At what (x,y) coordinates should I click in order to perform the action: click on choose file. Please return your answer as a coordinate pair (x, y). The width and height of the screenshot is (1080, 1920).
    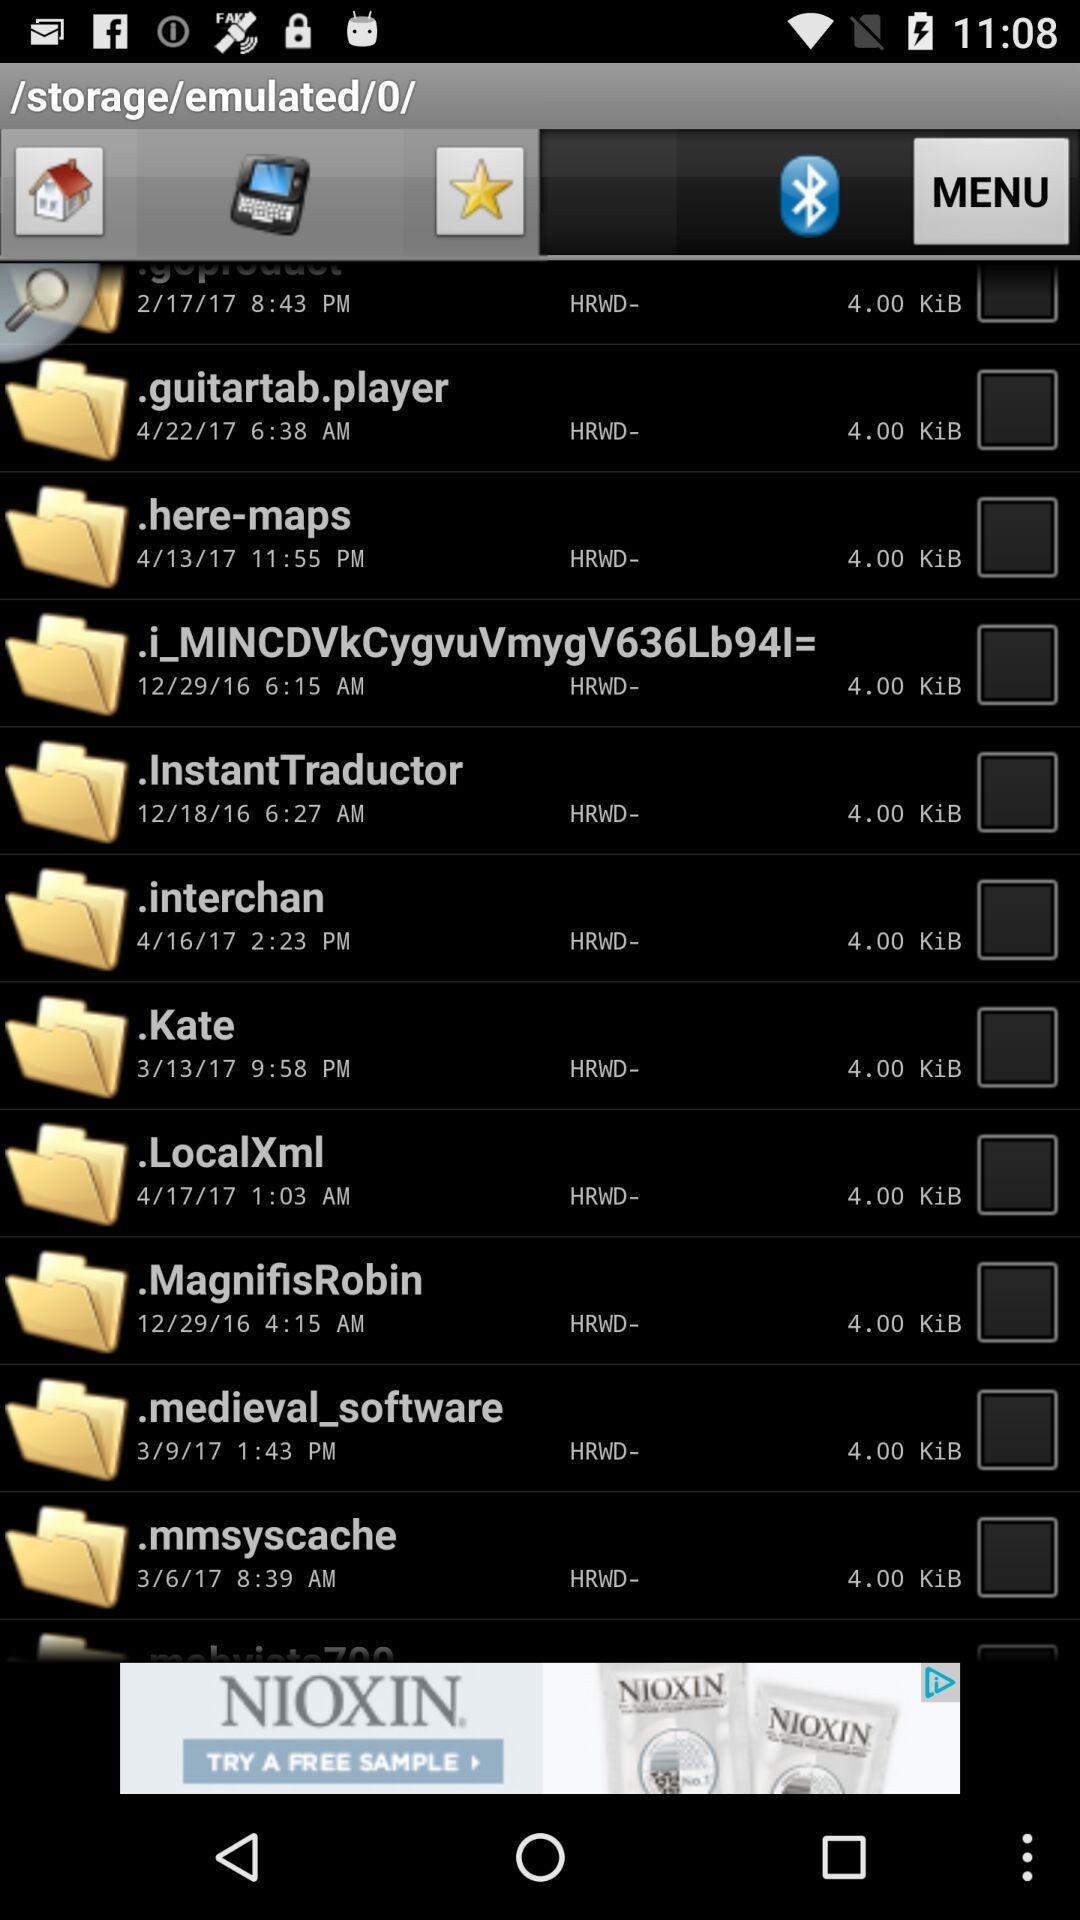
    Looking at the image, I should click on (1023, 1300).